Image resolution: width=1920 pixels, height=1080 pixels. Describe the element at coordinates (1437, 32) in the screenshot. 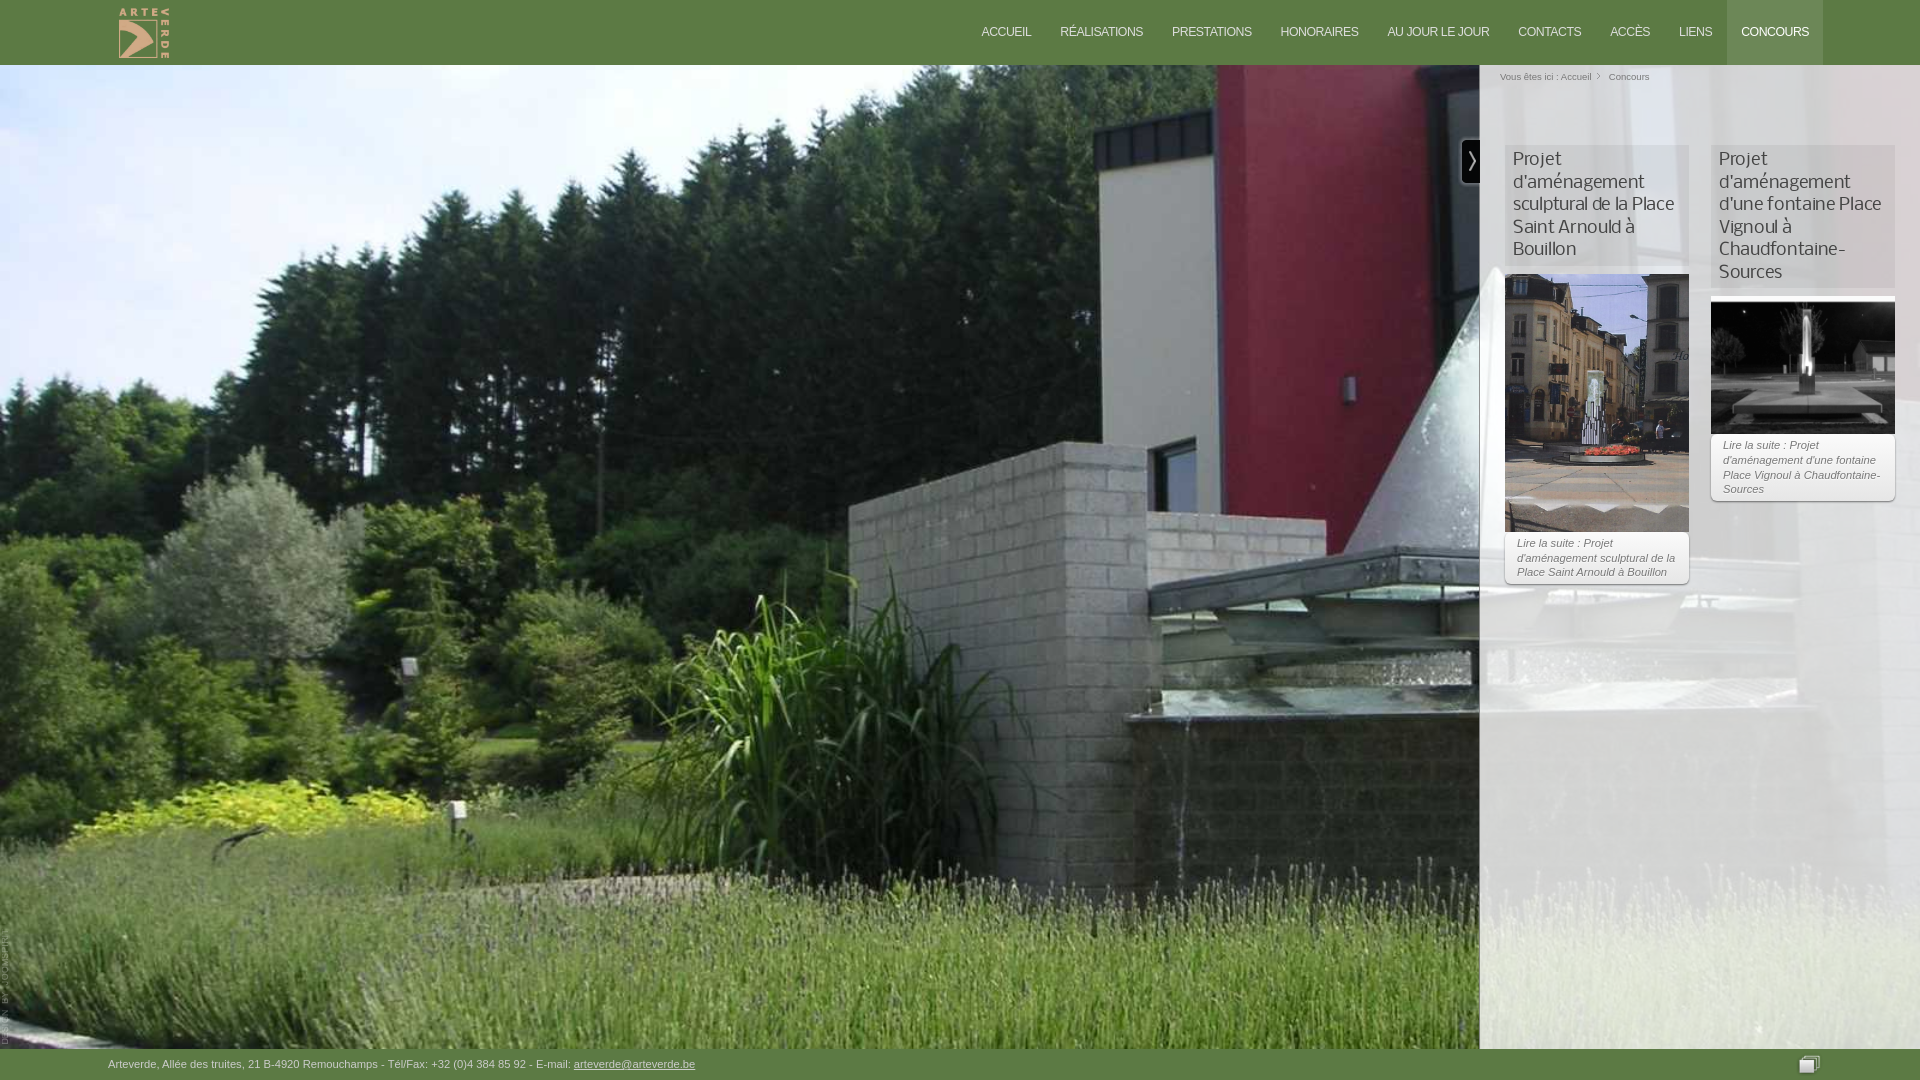

I see `'AU JOUR LE JOUR'` at that location.